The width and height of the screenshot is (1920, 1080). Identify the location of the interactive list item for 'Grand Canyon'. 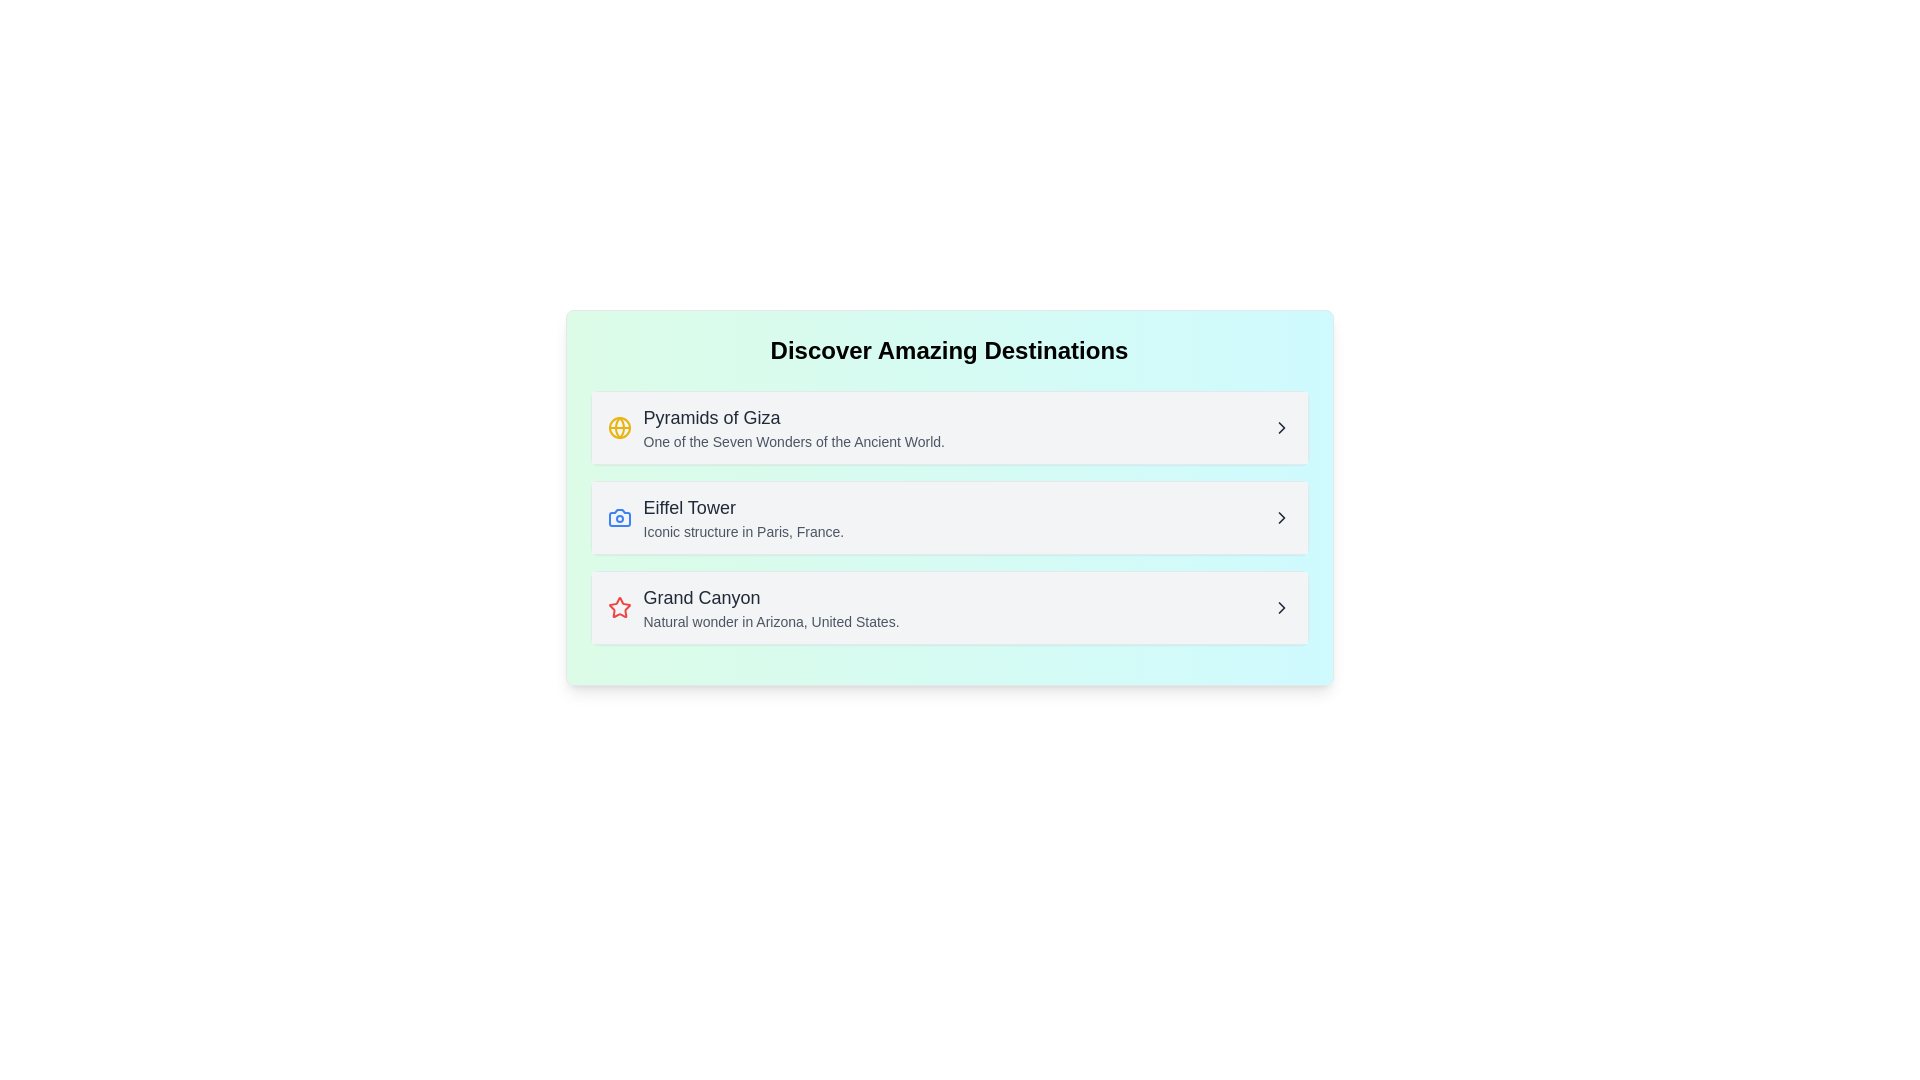
(948, 607).